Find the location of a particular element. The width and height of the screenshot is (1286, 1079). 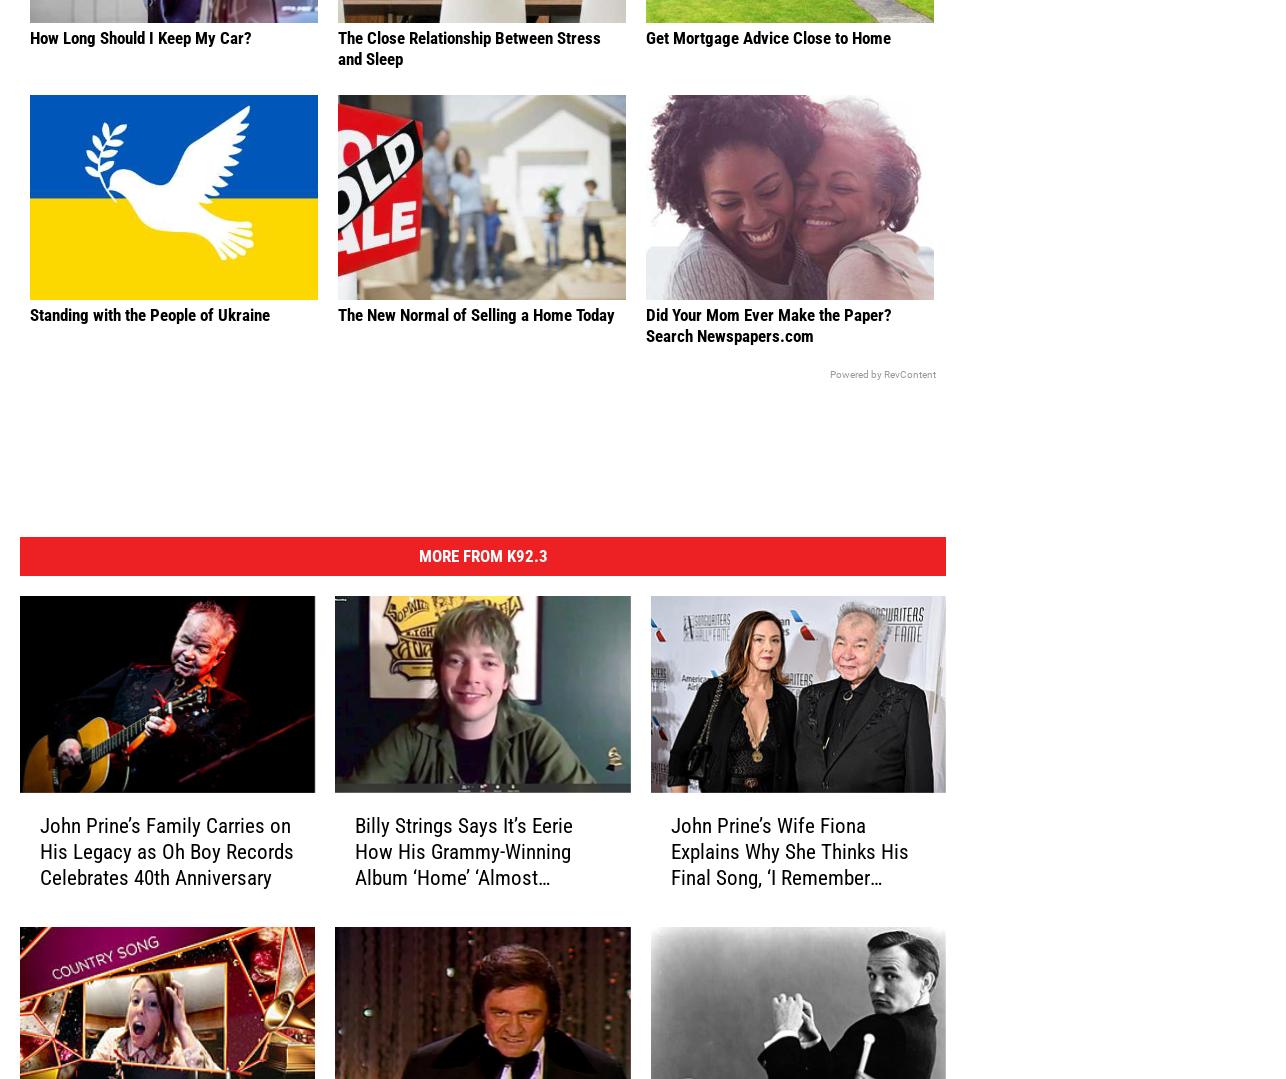

'John Prine’s Family Carries on His Legacy as Oh Boy Records Celebrates 40th Anniversary' is located at coordinates (167, 882).